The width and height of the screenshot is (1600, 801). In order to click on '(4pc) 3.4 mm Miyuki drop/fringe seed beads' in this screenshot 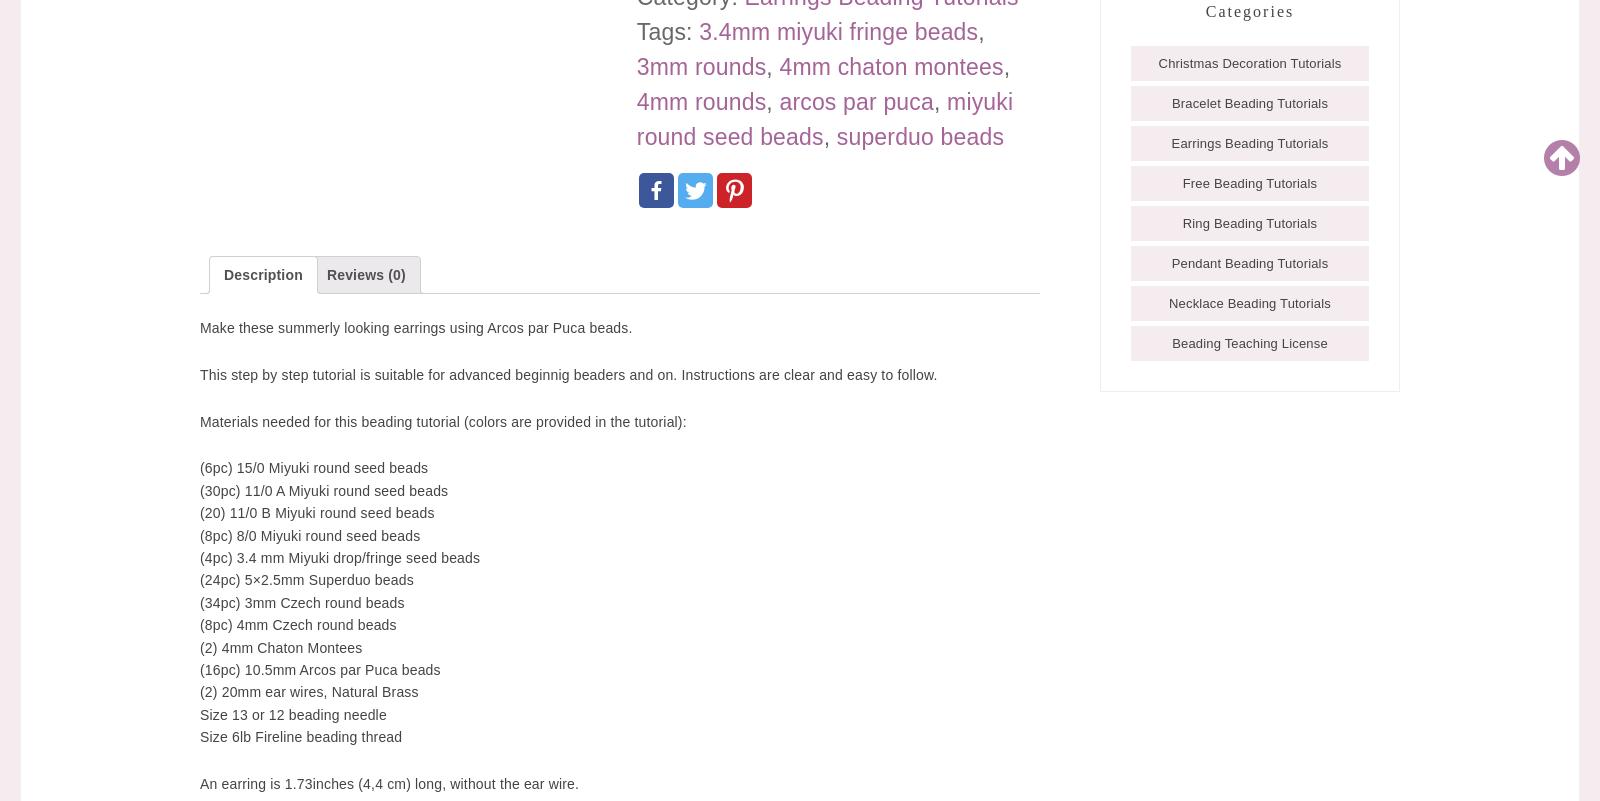, I will do `click(199, 556)`.